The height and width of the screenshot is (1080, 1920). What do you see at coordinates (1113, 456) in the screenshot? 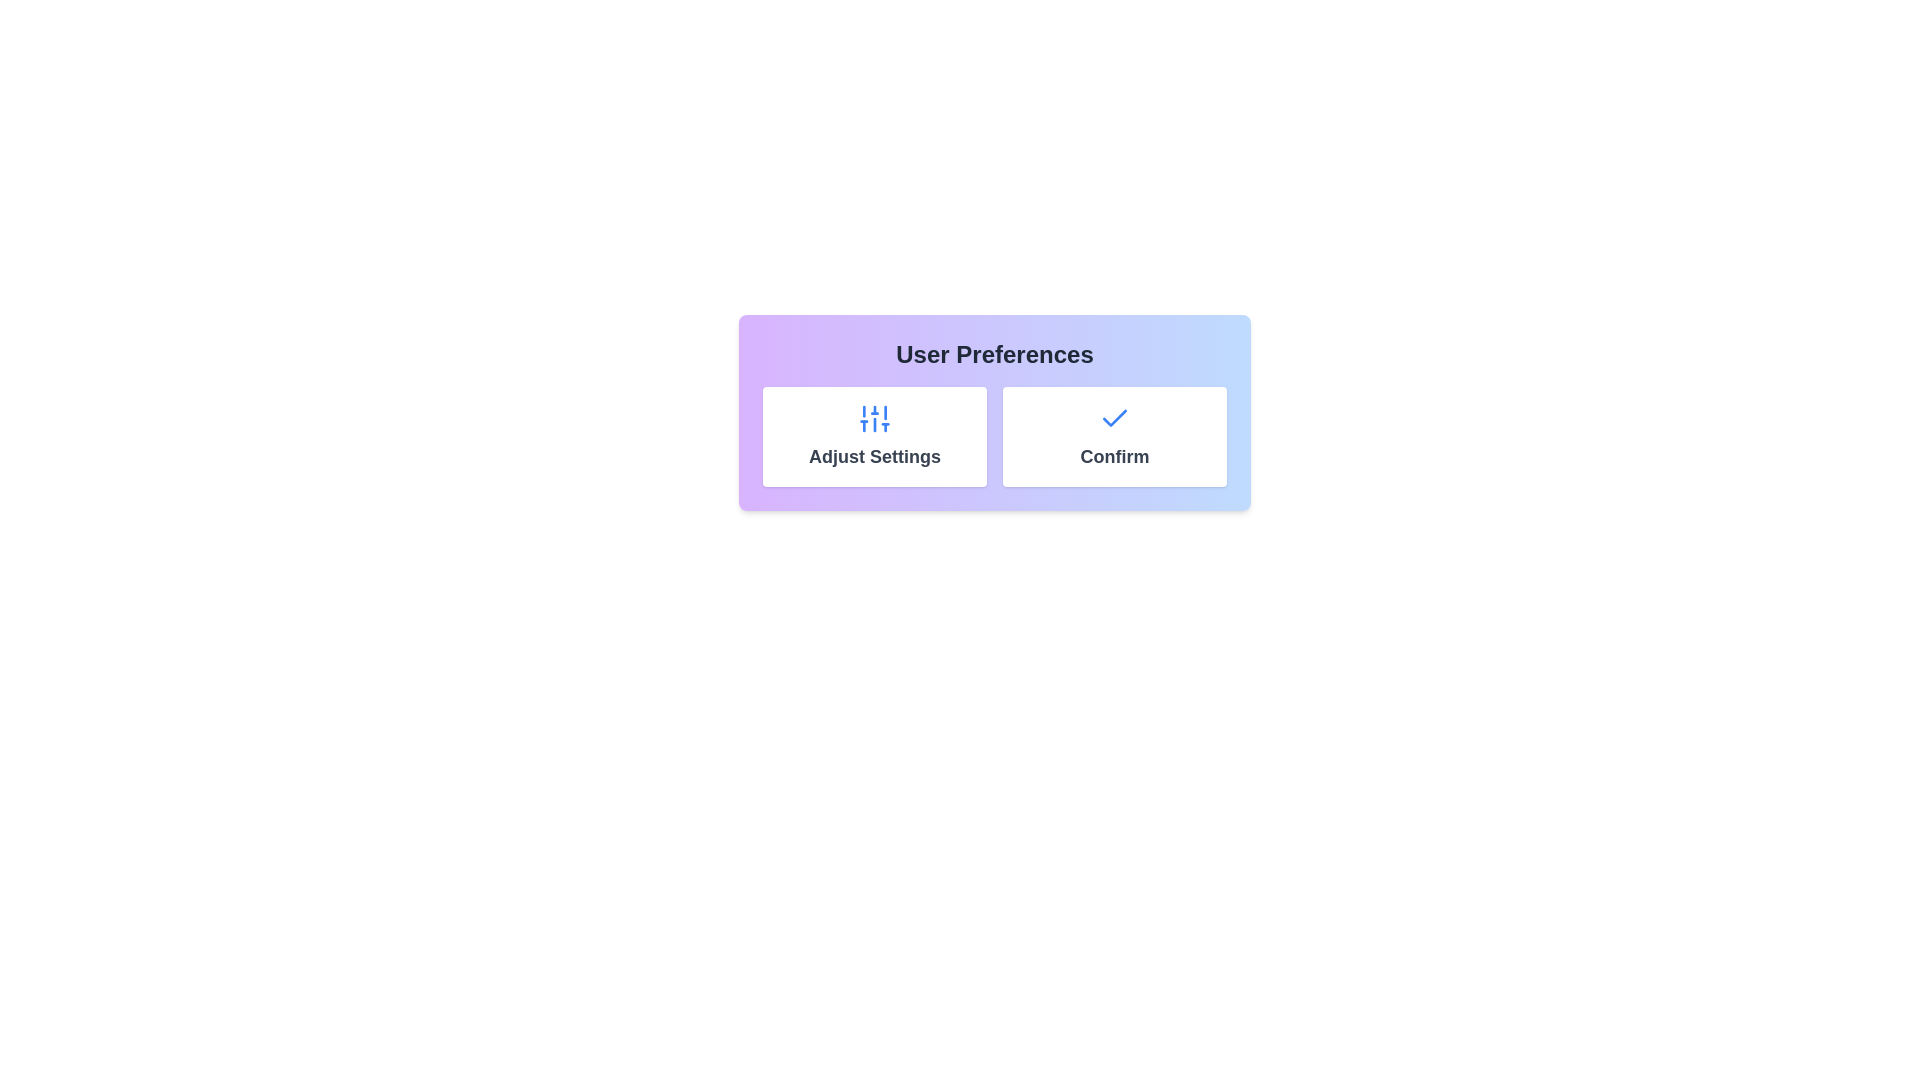
I see `the confirmation text label located at the bottom center of a rectangular card with a white background and shadows` at bounding box center [1113, 456].